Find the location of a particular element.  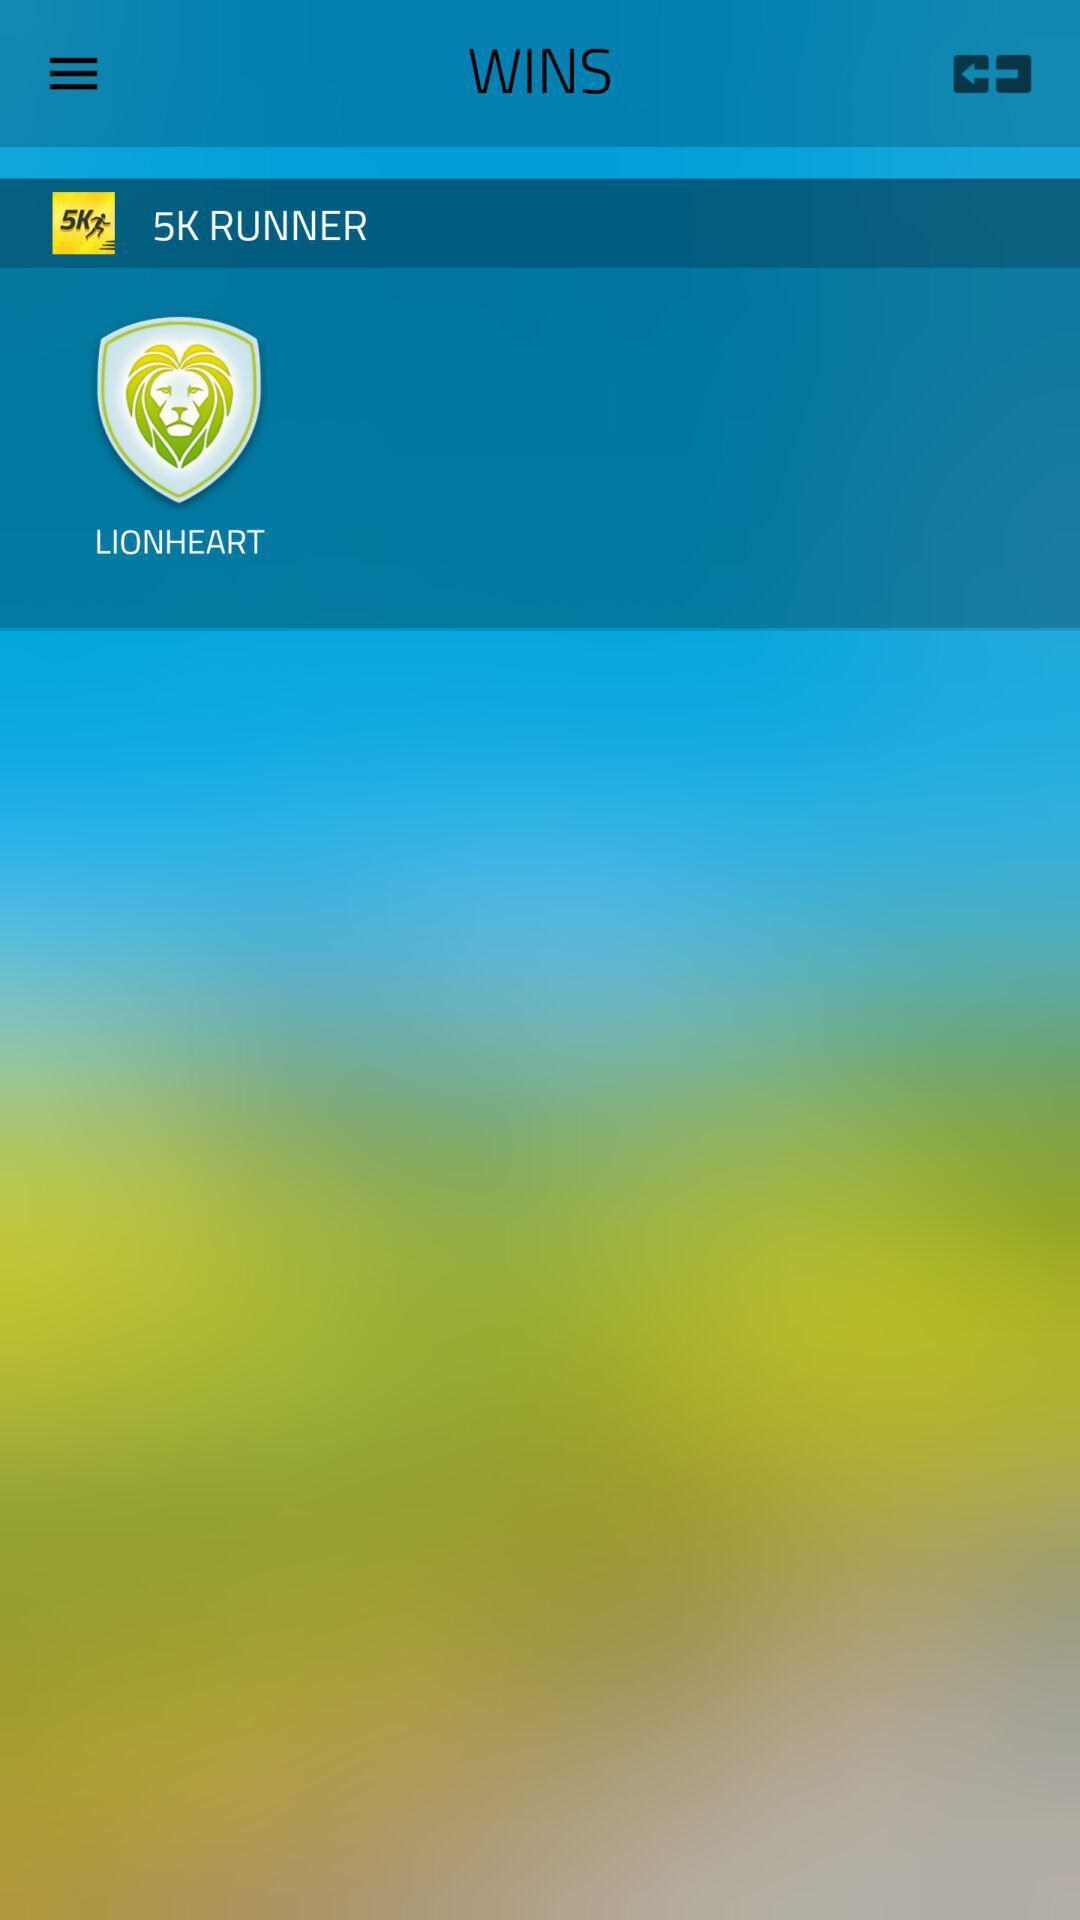

icon above the lionheart is located at coordinates (178, 407).